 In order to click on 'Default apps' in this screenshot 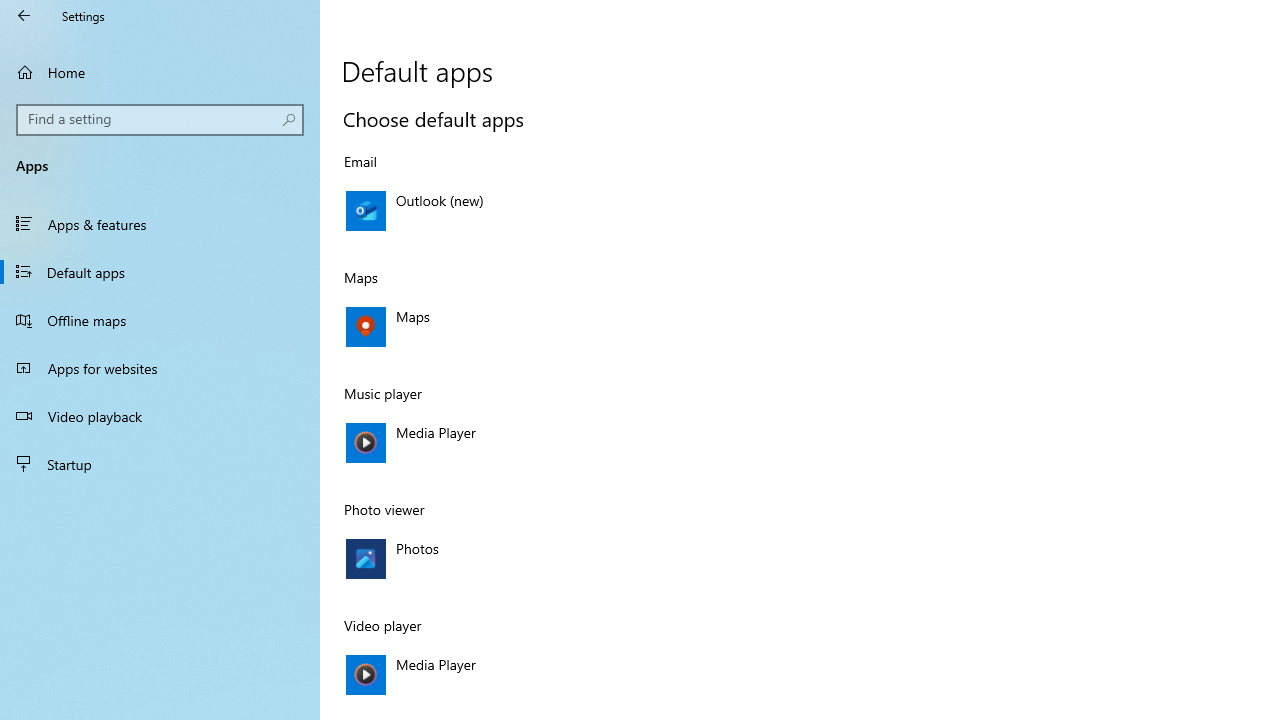, I will do `click(160, 271)`.